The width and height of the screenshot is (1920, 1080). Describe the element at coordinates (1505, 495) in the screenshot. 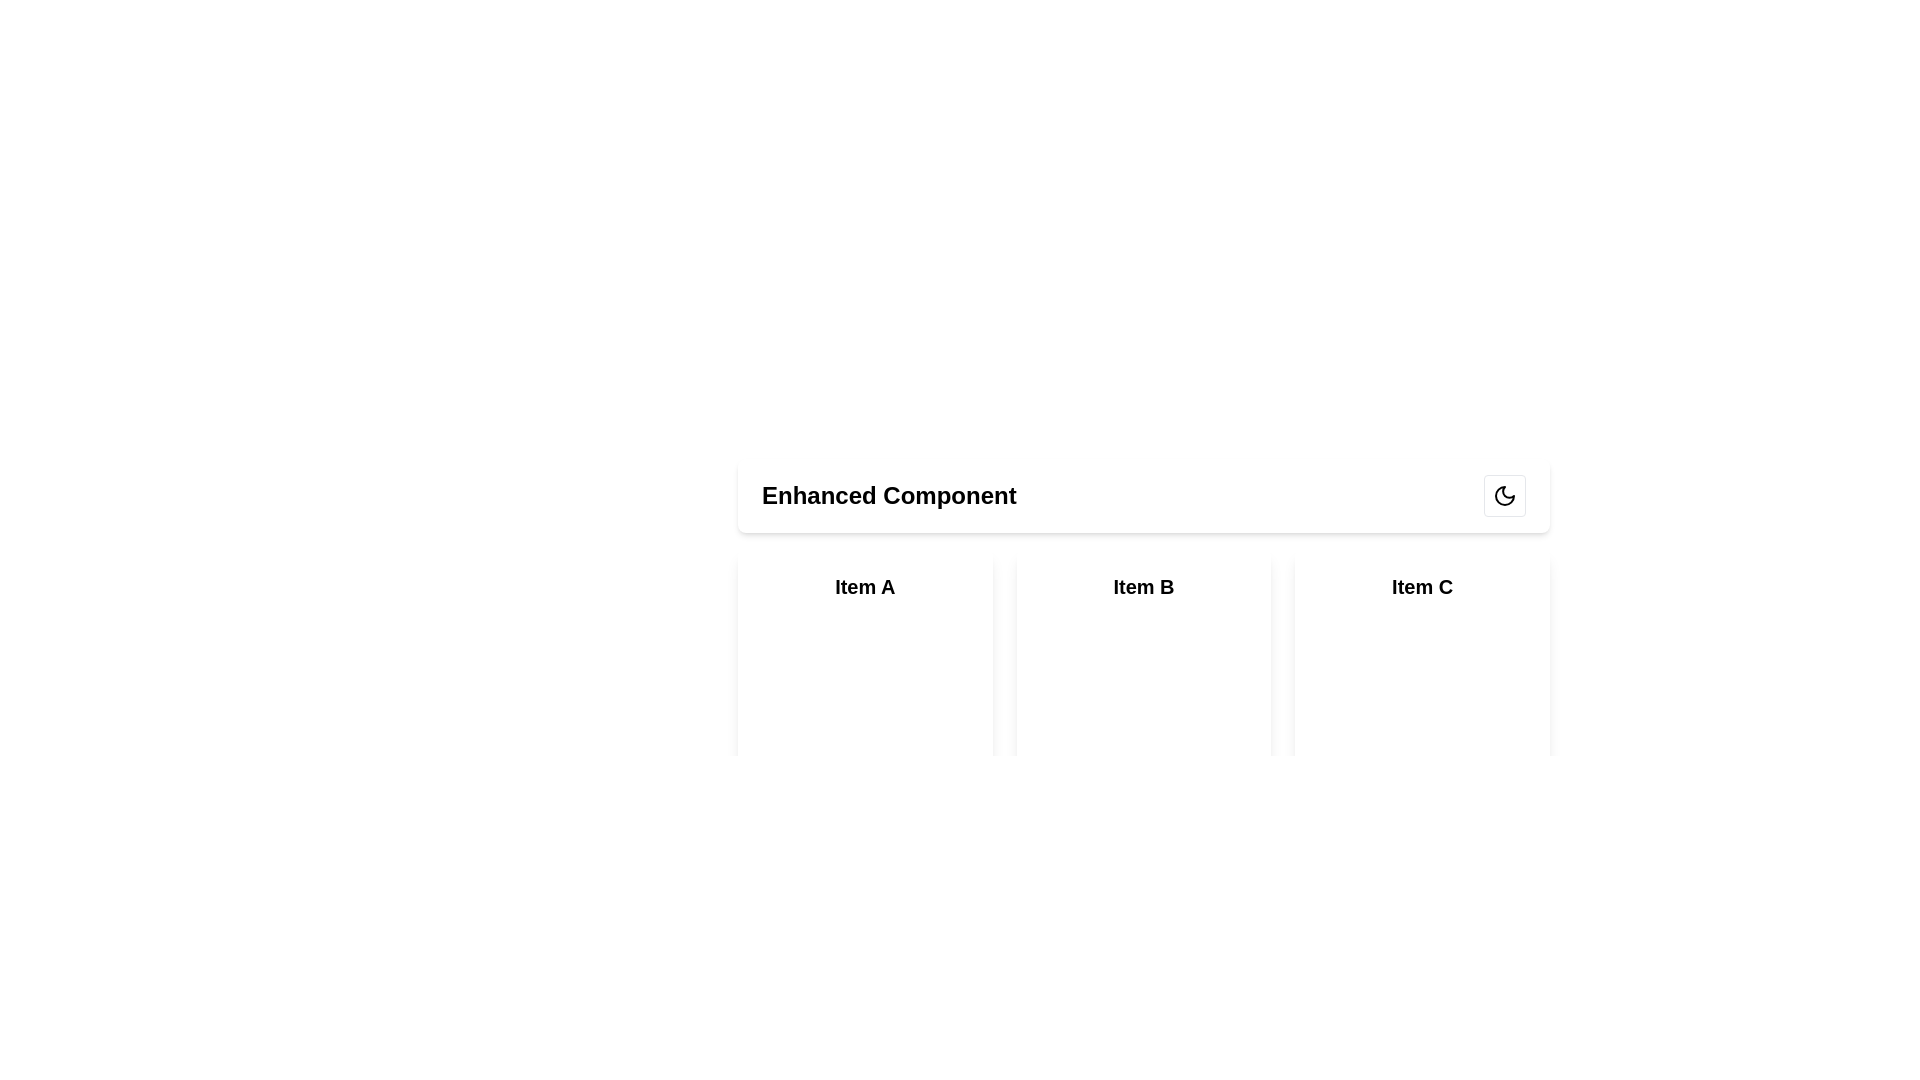

I see `the crescent moon icon located at the top-right corner of the interface, next to the header 'Enhanced Component'` at that location.